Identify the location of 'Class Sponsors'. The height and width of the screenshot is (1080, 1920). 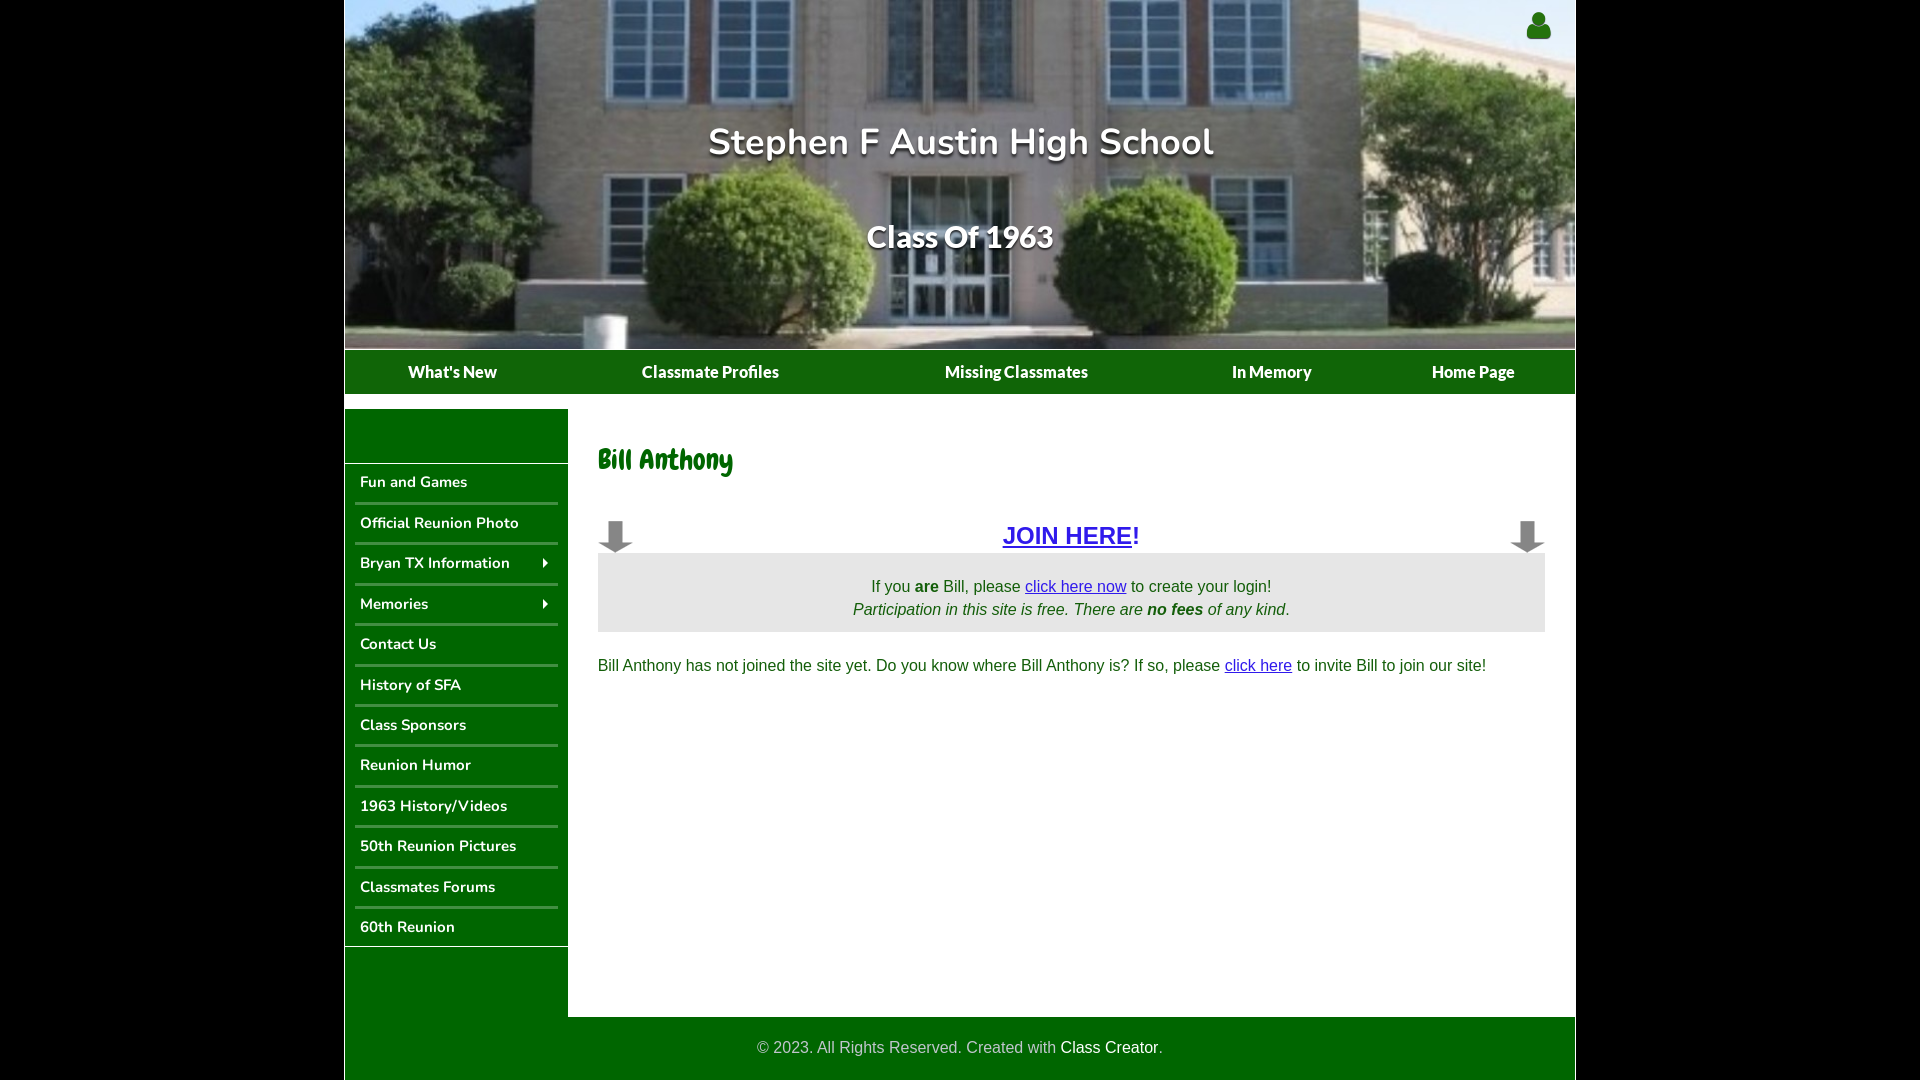
(455, 725).